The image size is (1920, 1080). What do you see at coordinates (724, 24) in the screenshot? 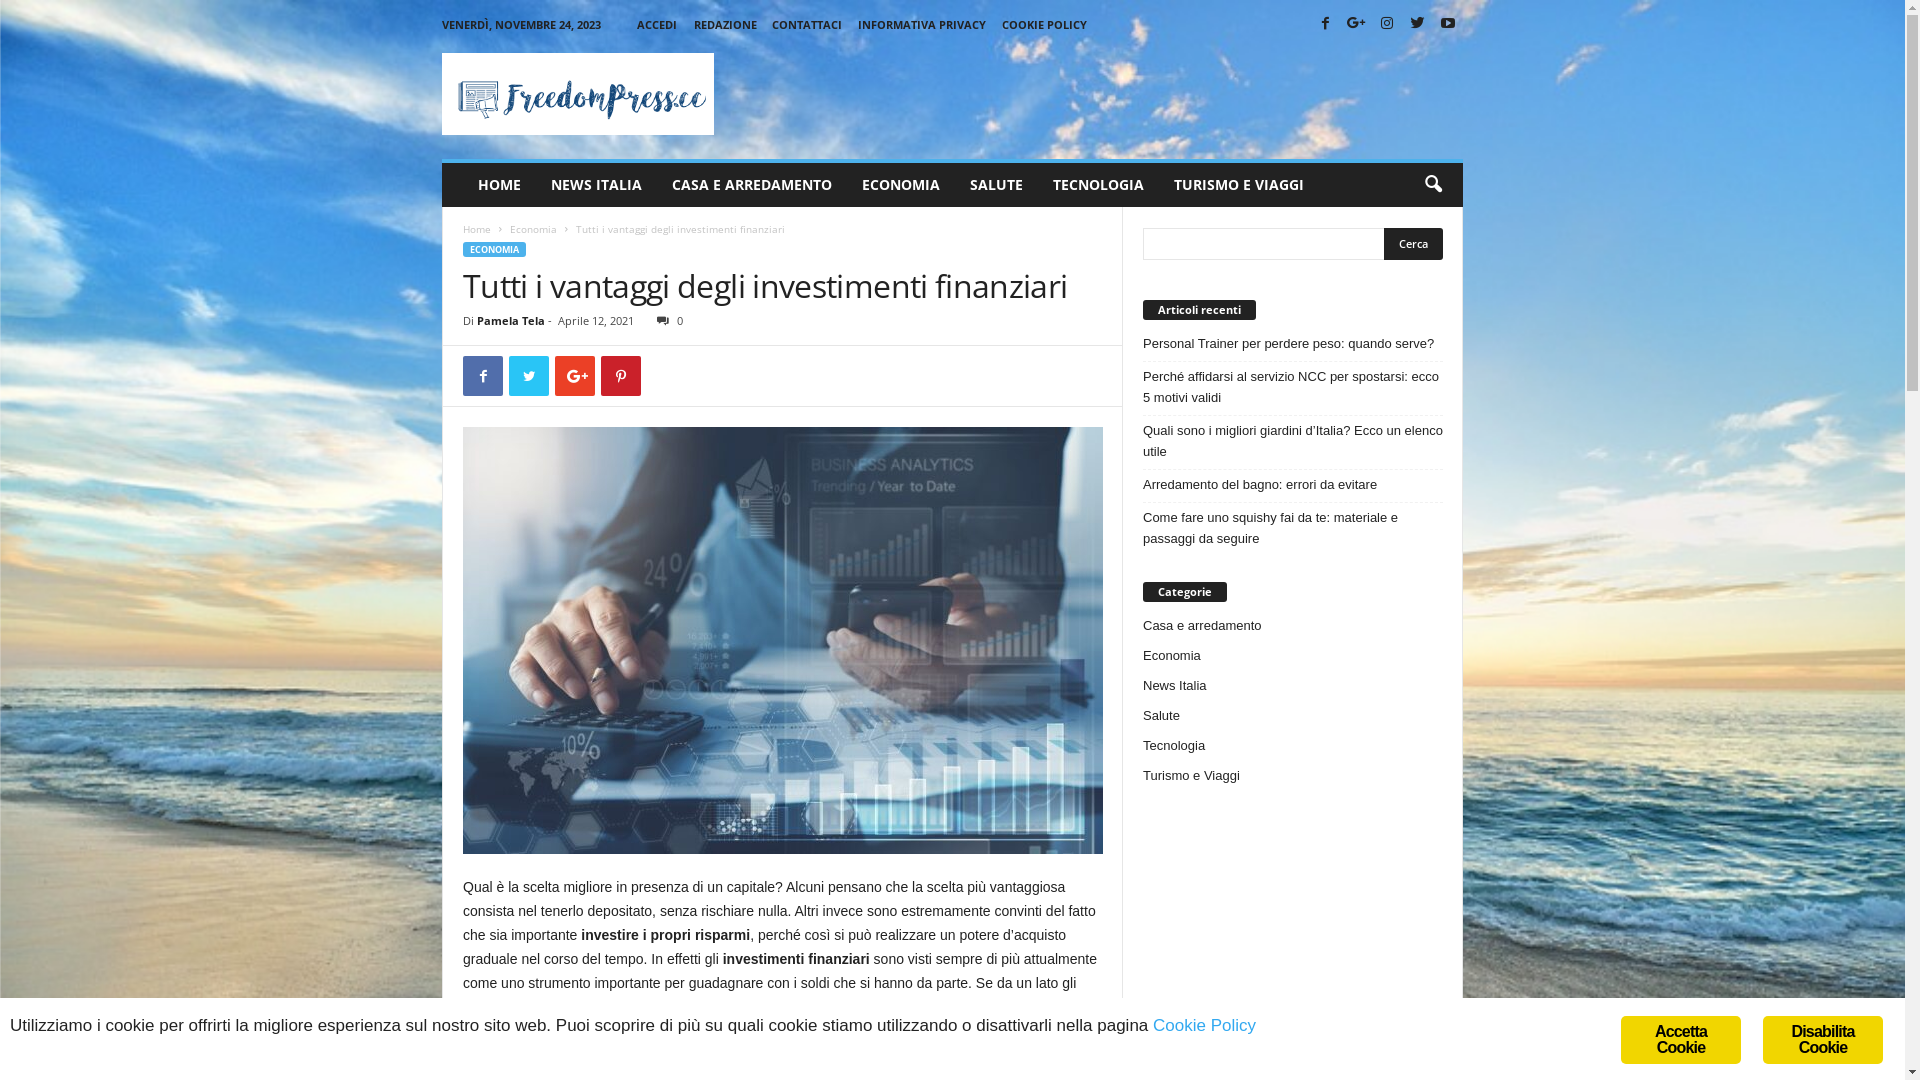
I see `'REDAZIONE'` at bounding box center [724, 24].